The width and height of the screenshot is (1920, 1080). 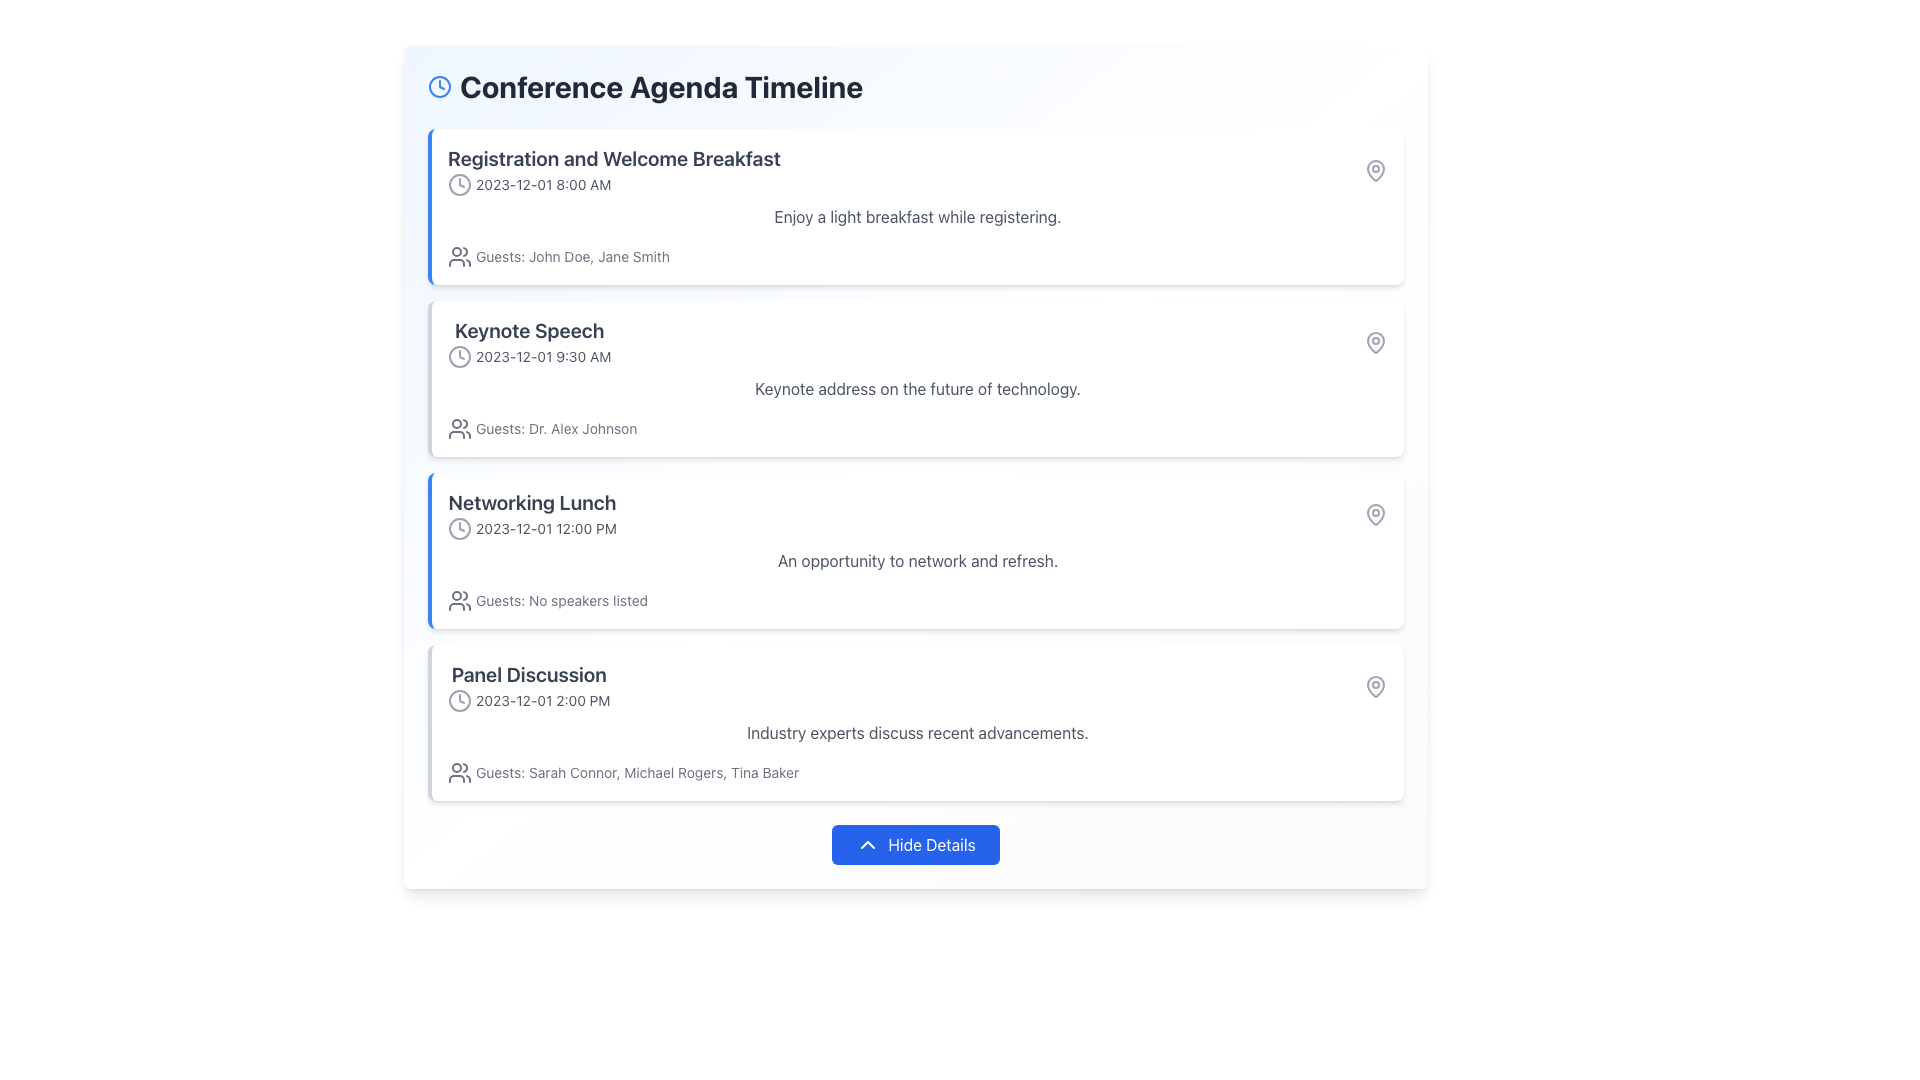 What do you see at coordinates (916, 389) in the screenshot?
I see `the second text description within the 'Keynote Speech' card in the 'Conference Agenda Timeline' that conveys the session details` at bounding box center [916, 389].